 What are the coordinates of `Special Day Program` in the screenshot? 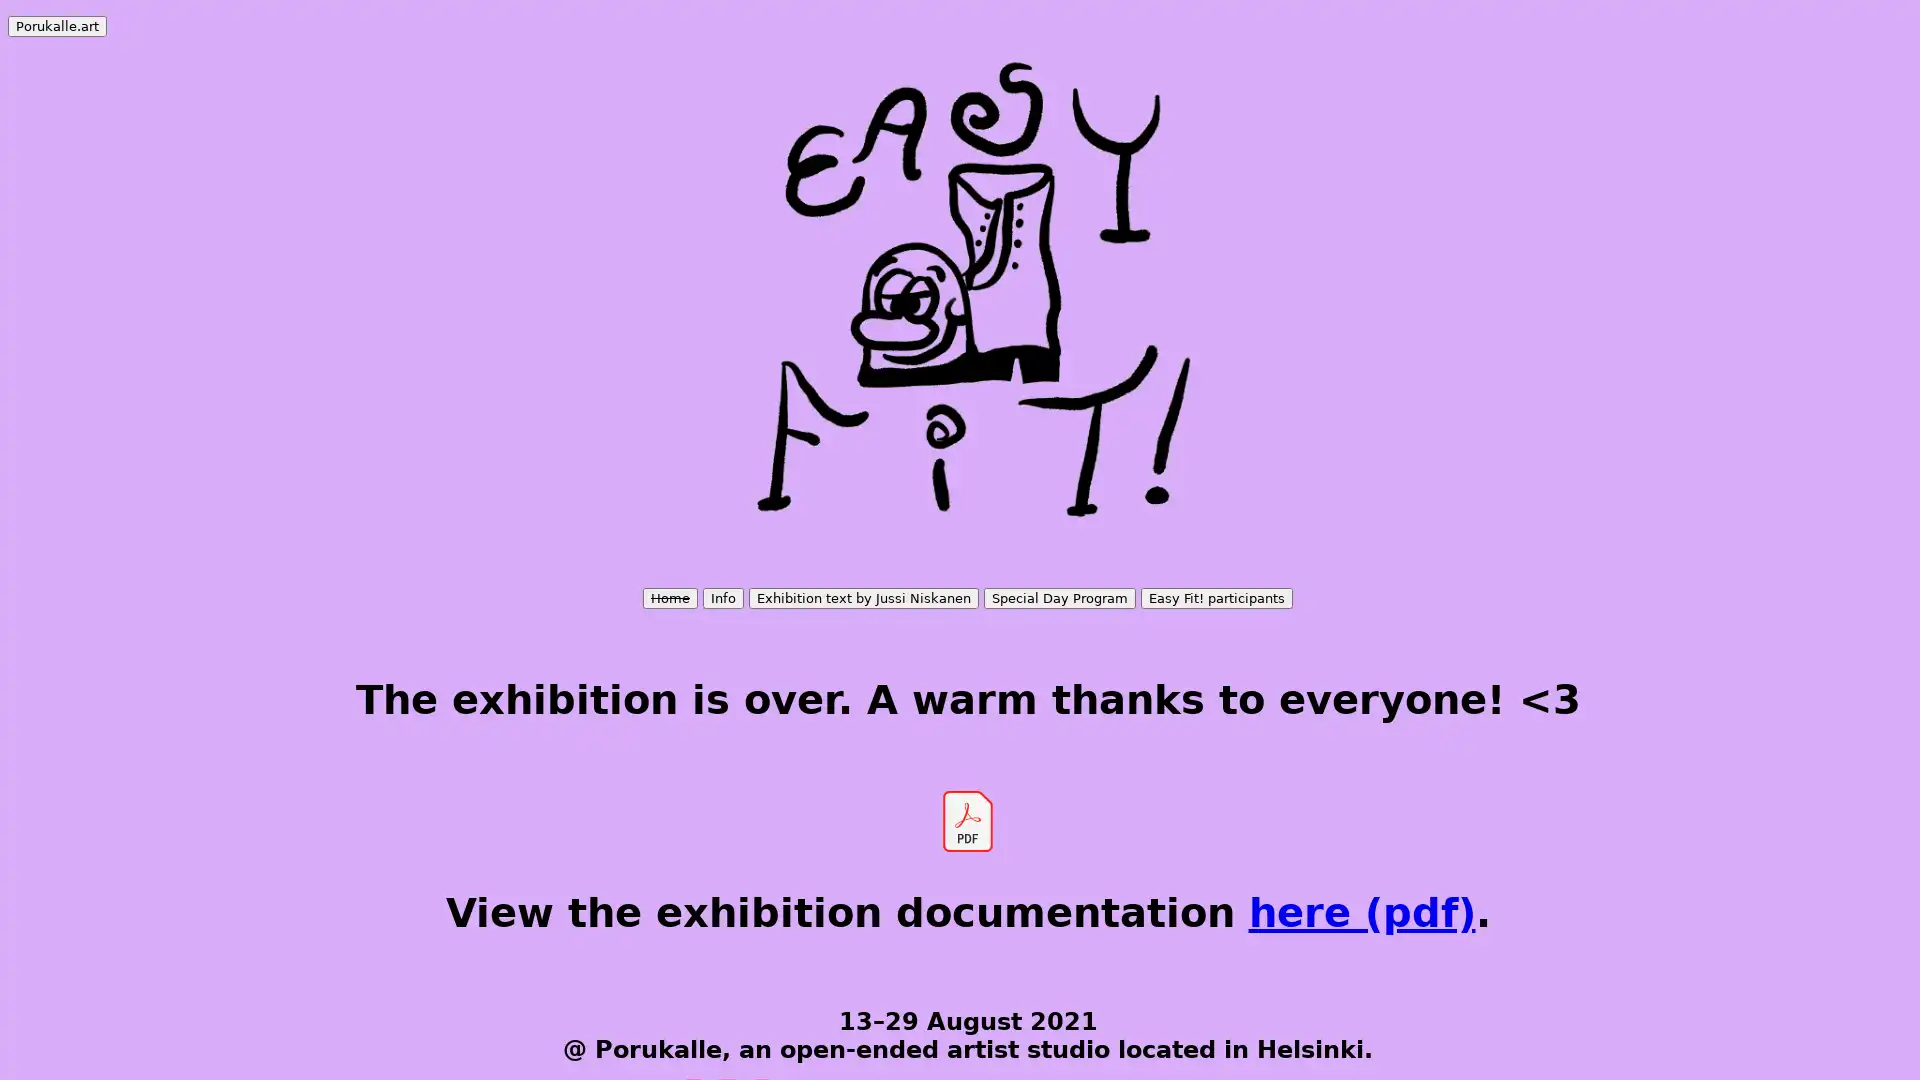 It's located at (1059, 597).